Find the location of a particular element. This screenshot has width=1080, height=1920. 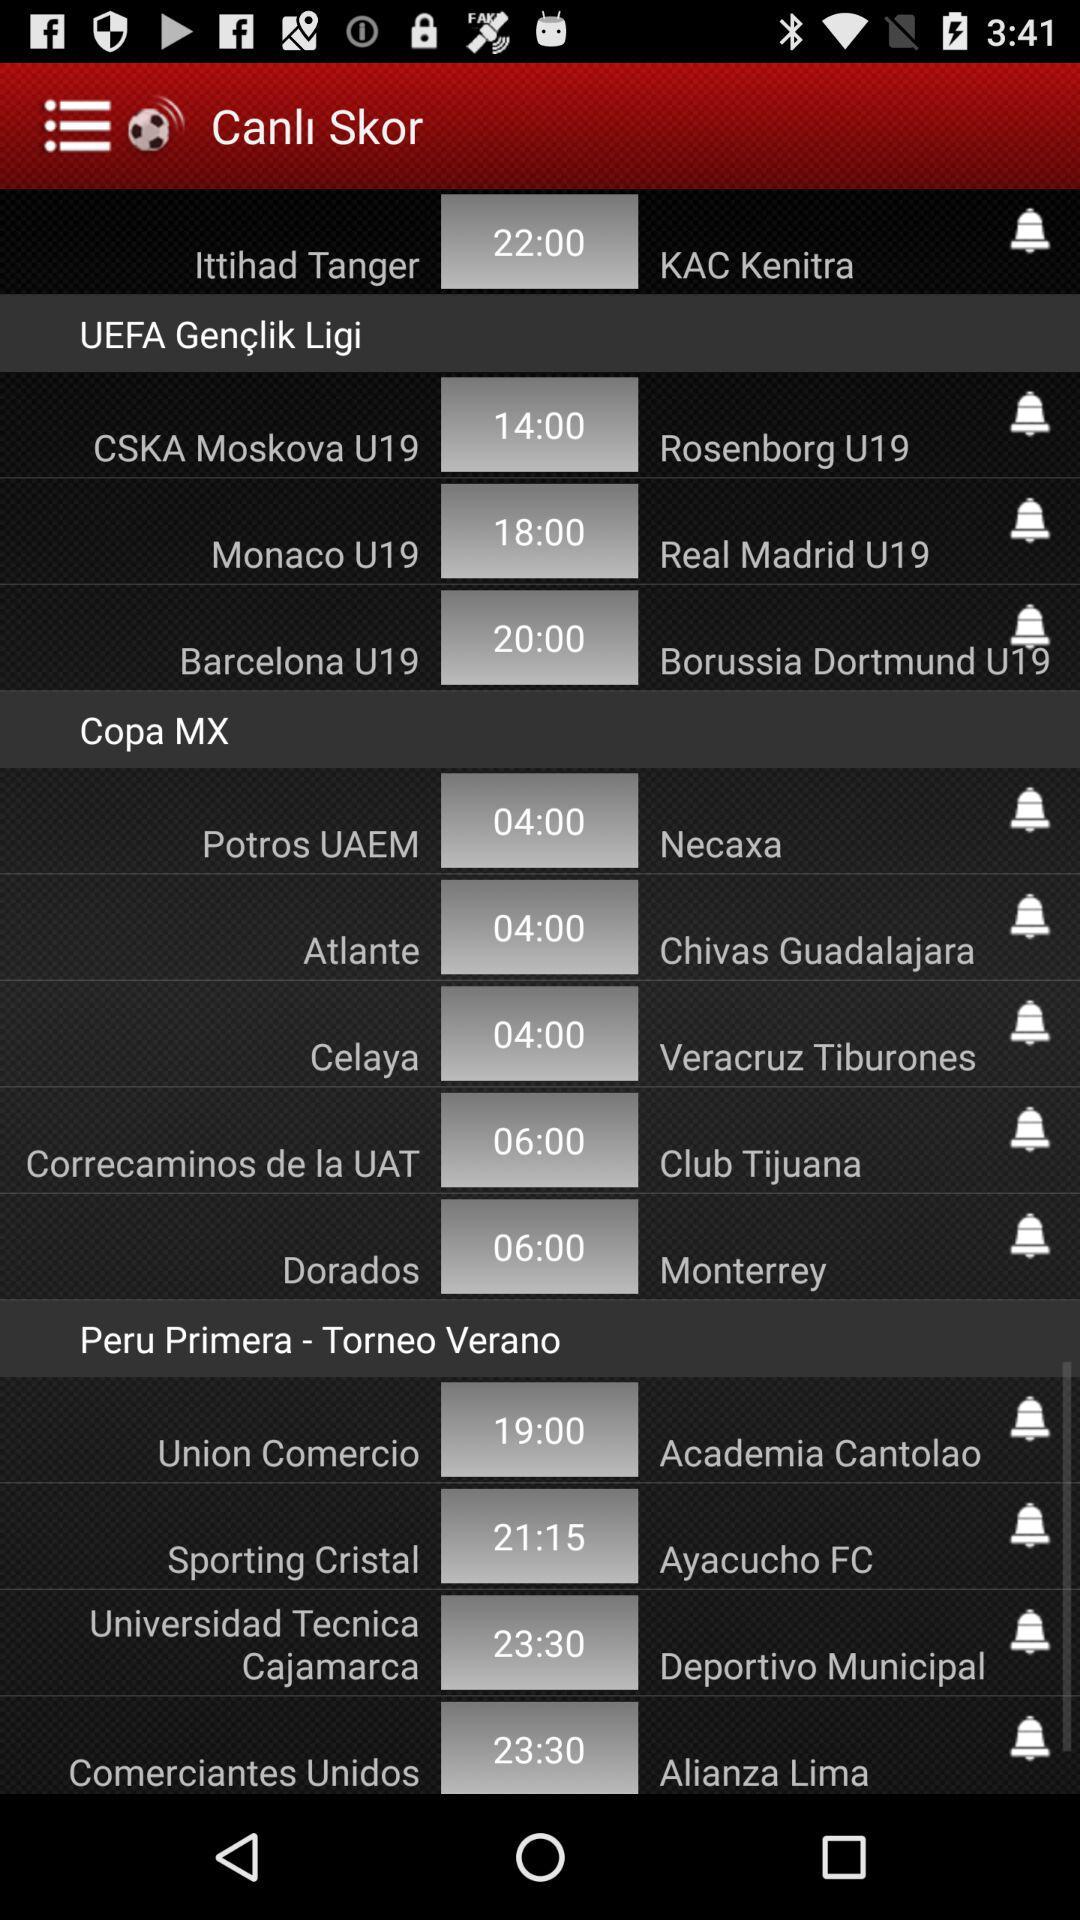

notification bell is located at coordinates (1029, 1129).